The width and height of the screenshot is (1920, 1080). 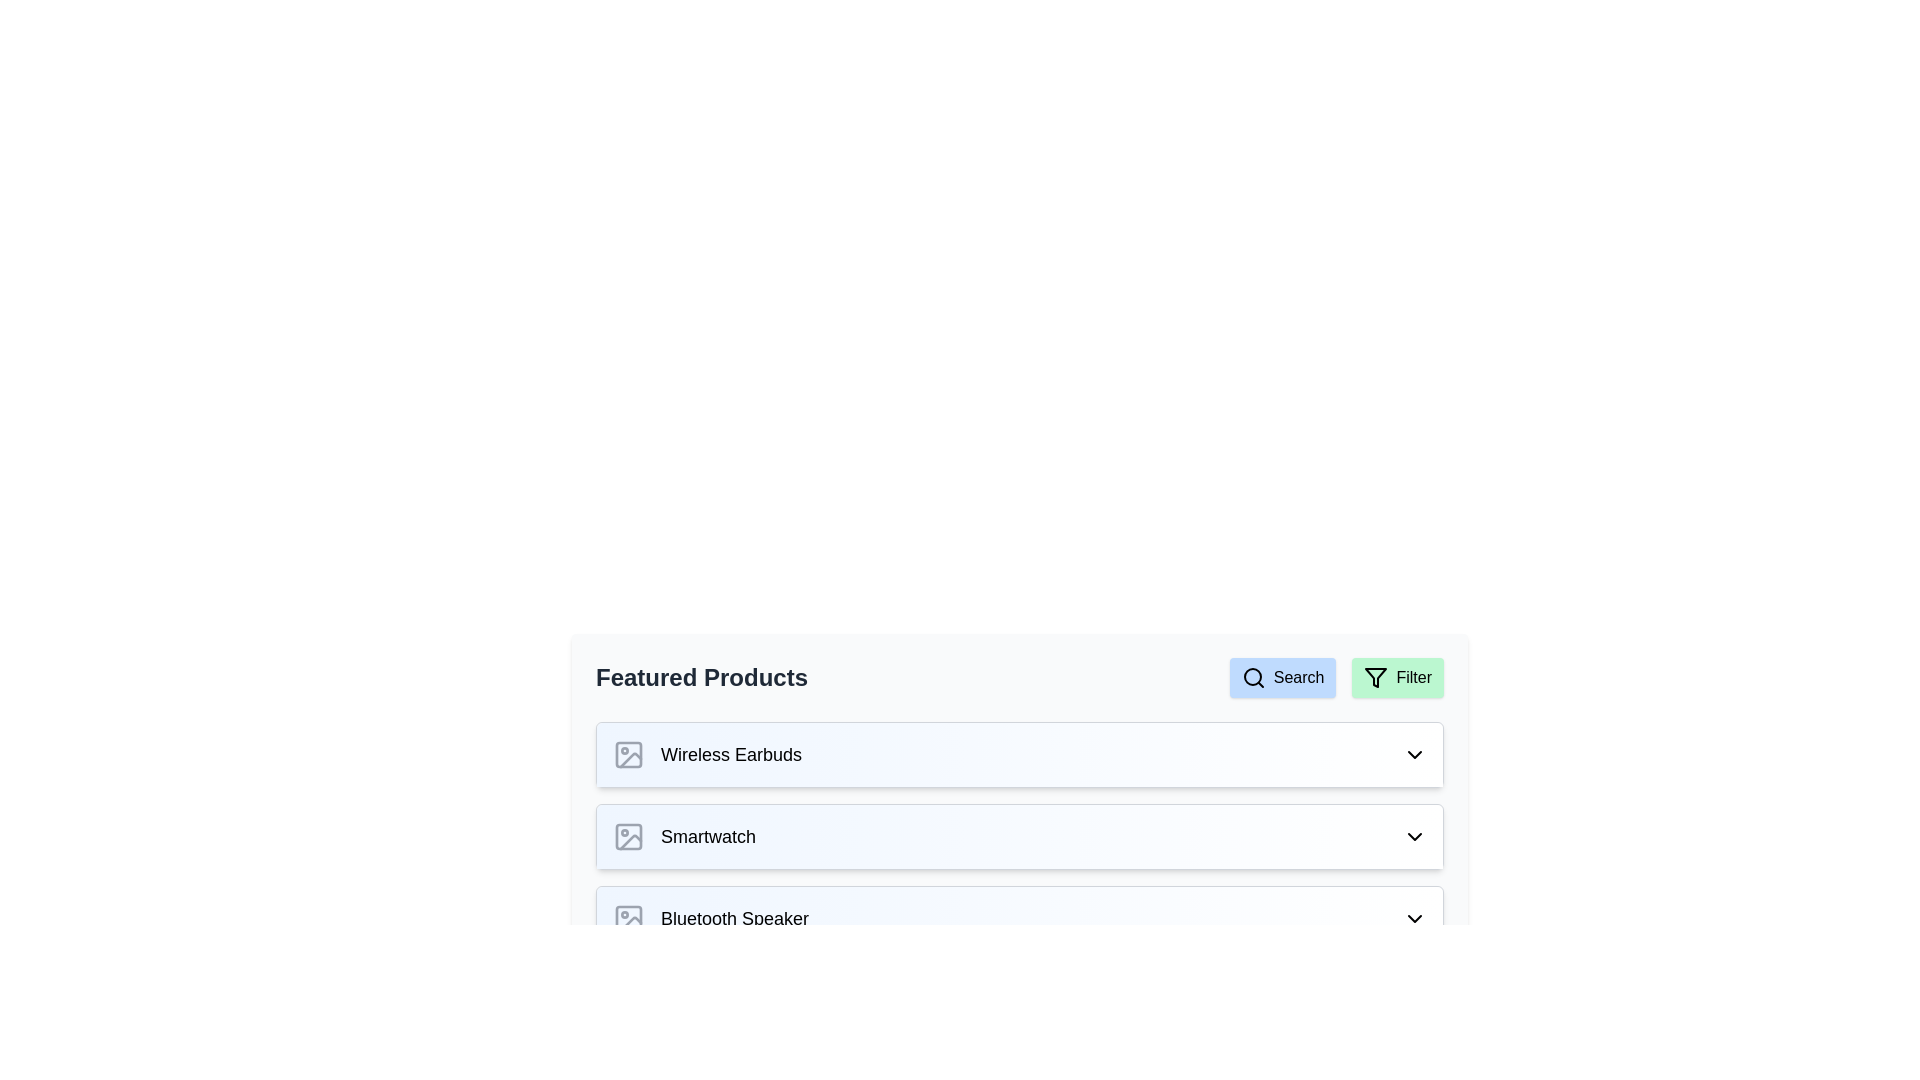 What do you see at coordinates (1414, 755) in the screenshot?
I see `the downward-pointing chevron icon at the far-right end of the row containing 'Wireless Earbuds'` at bounding box center [1414, 755].